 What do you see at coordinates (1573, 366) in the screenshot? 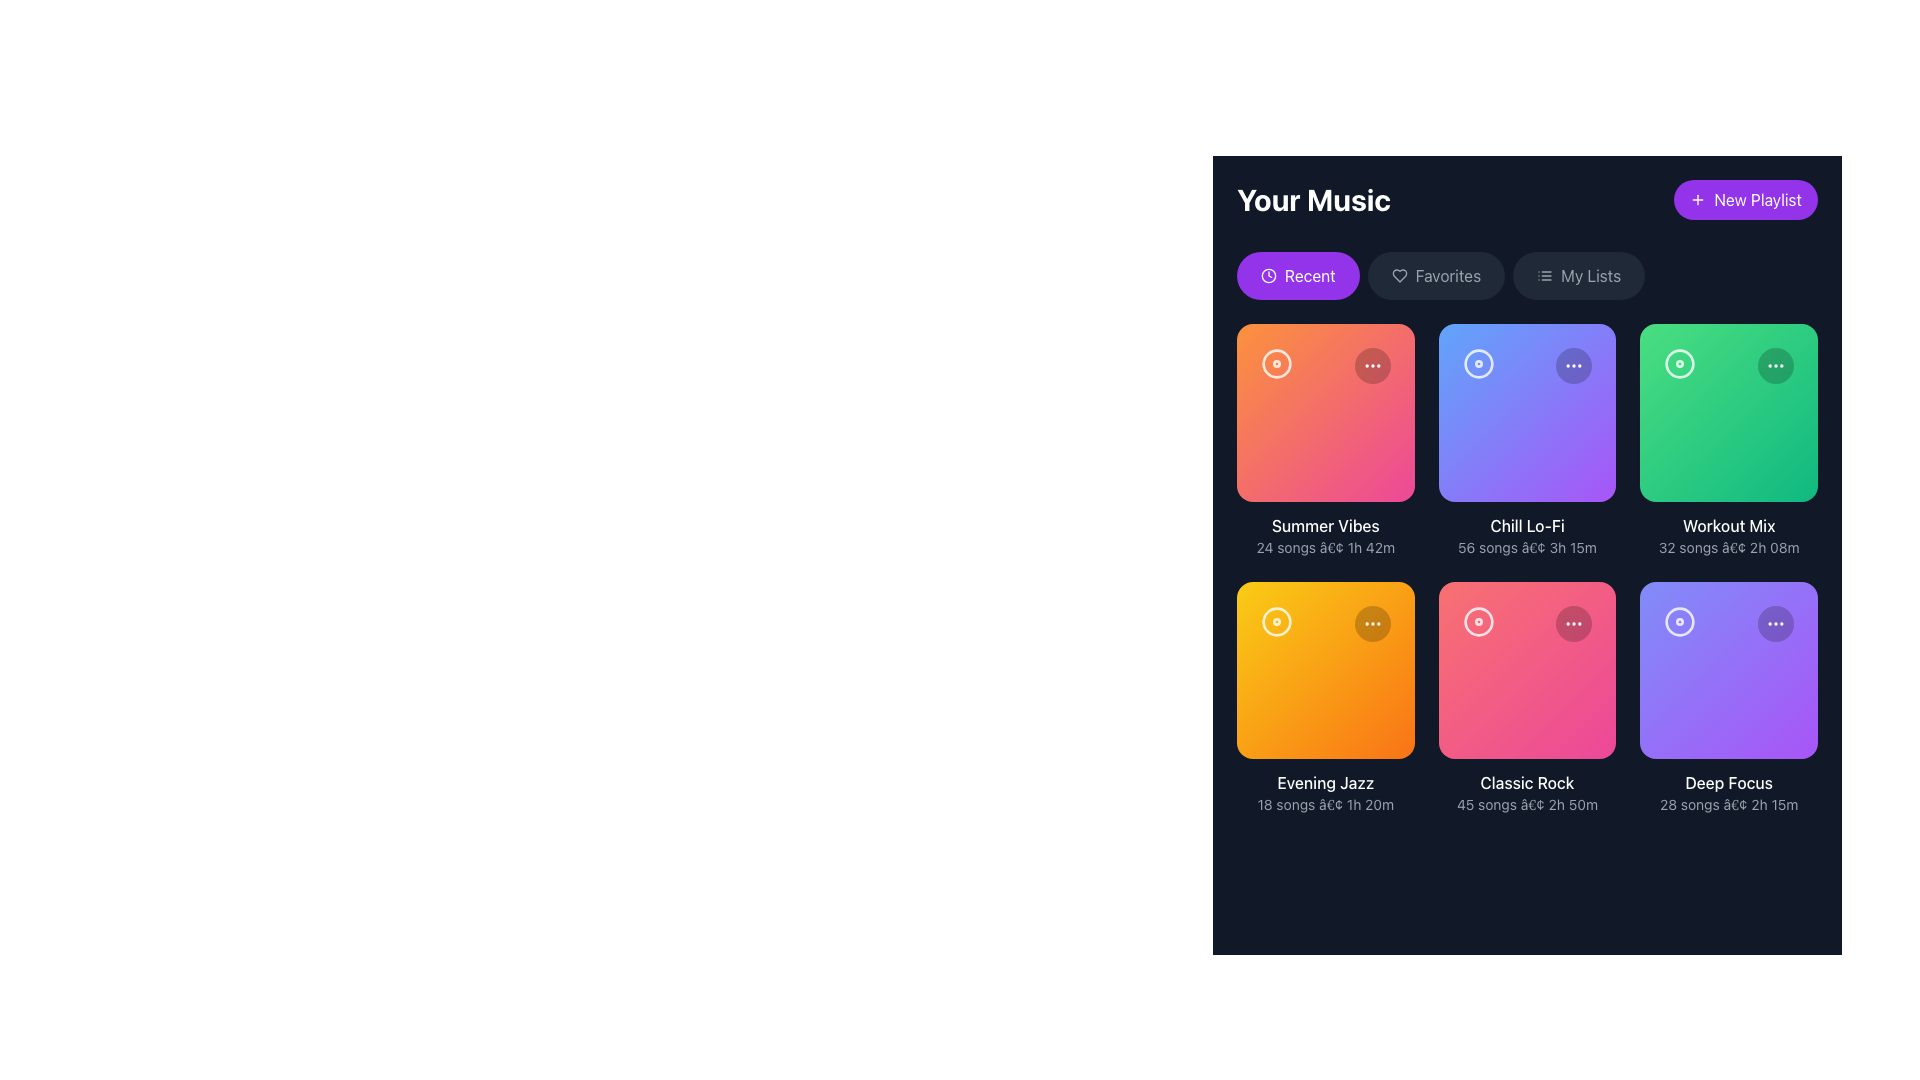
I see `the ellipsis icon button located at the top-center of the 'Chill Lo-Fi' music playlist card` at bounding box center [1573, 366].